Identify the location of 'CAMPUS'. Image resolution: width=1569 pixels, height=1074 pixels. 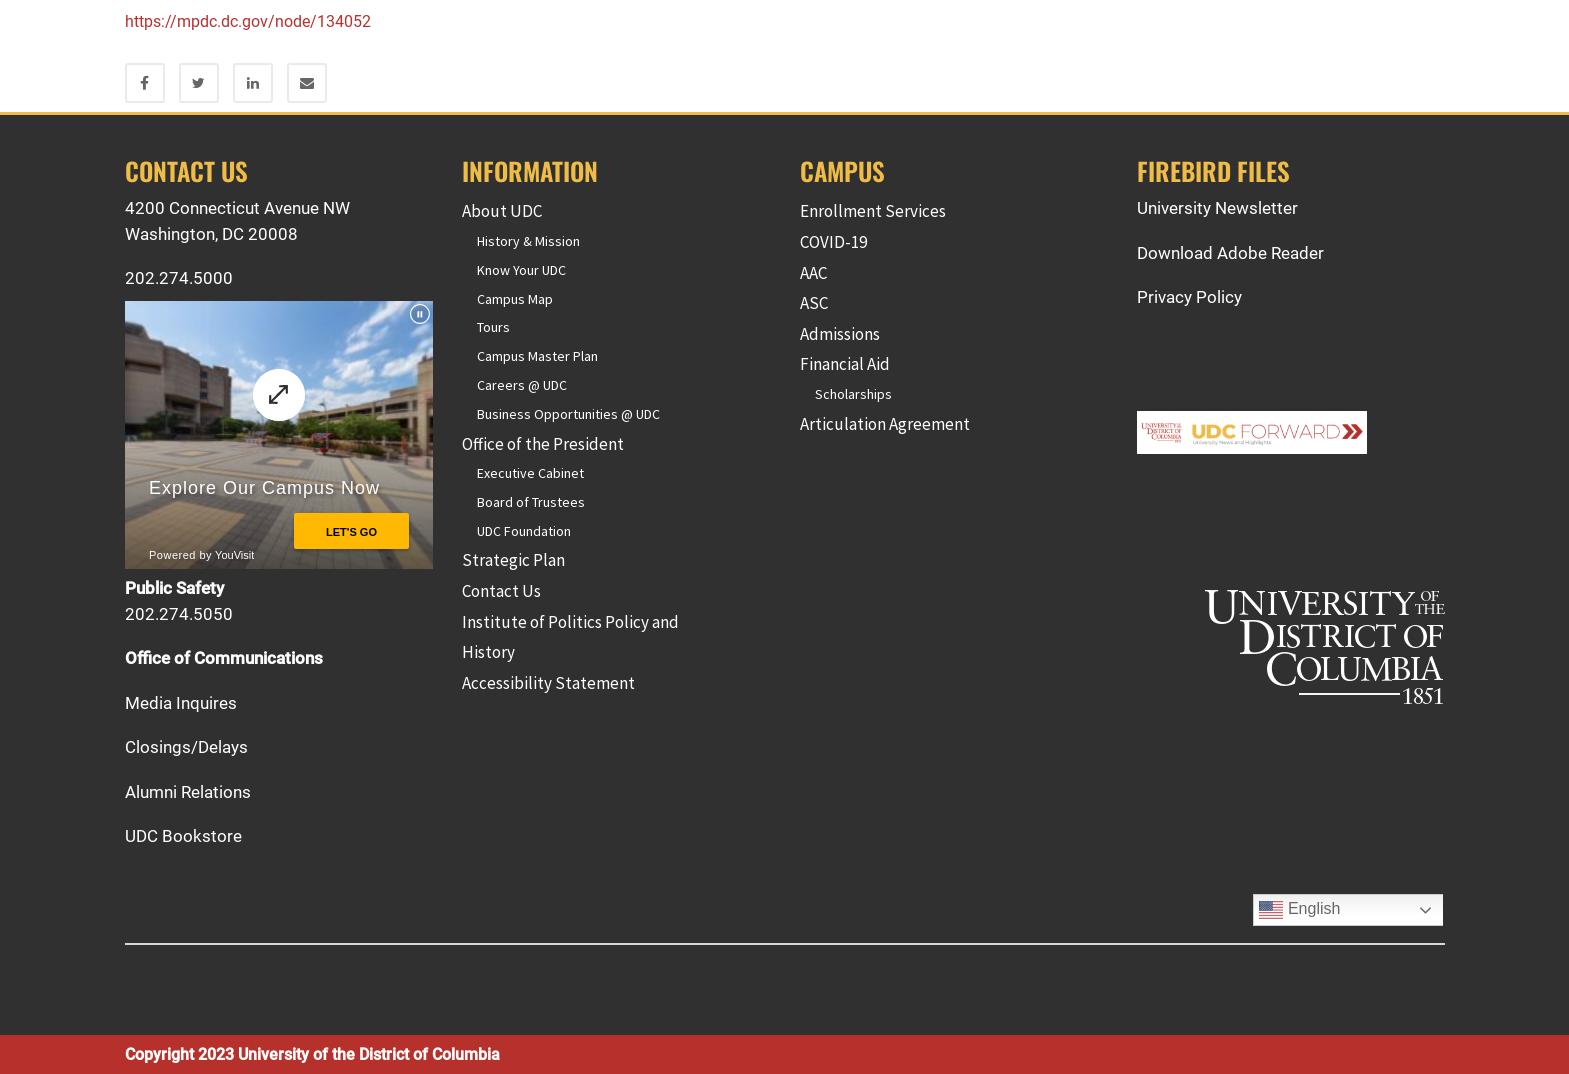
(841, 170).